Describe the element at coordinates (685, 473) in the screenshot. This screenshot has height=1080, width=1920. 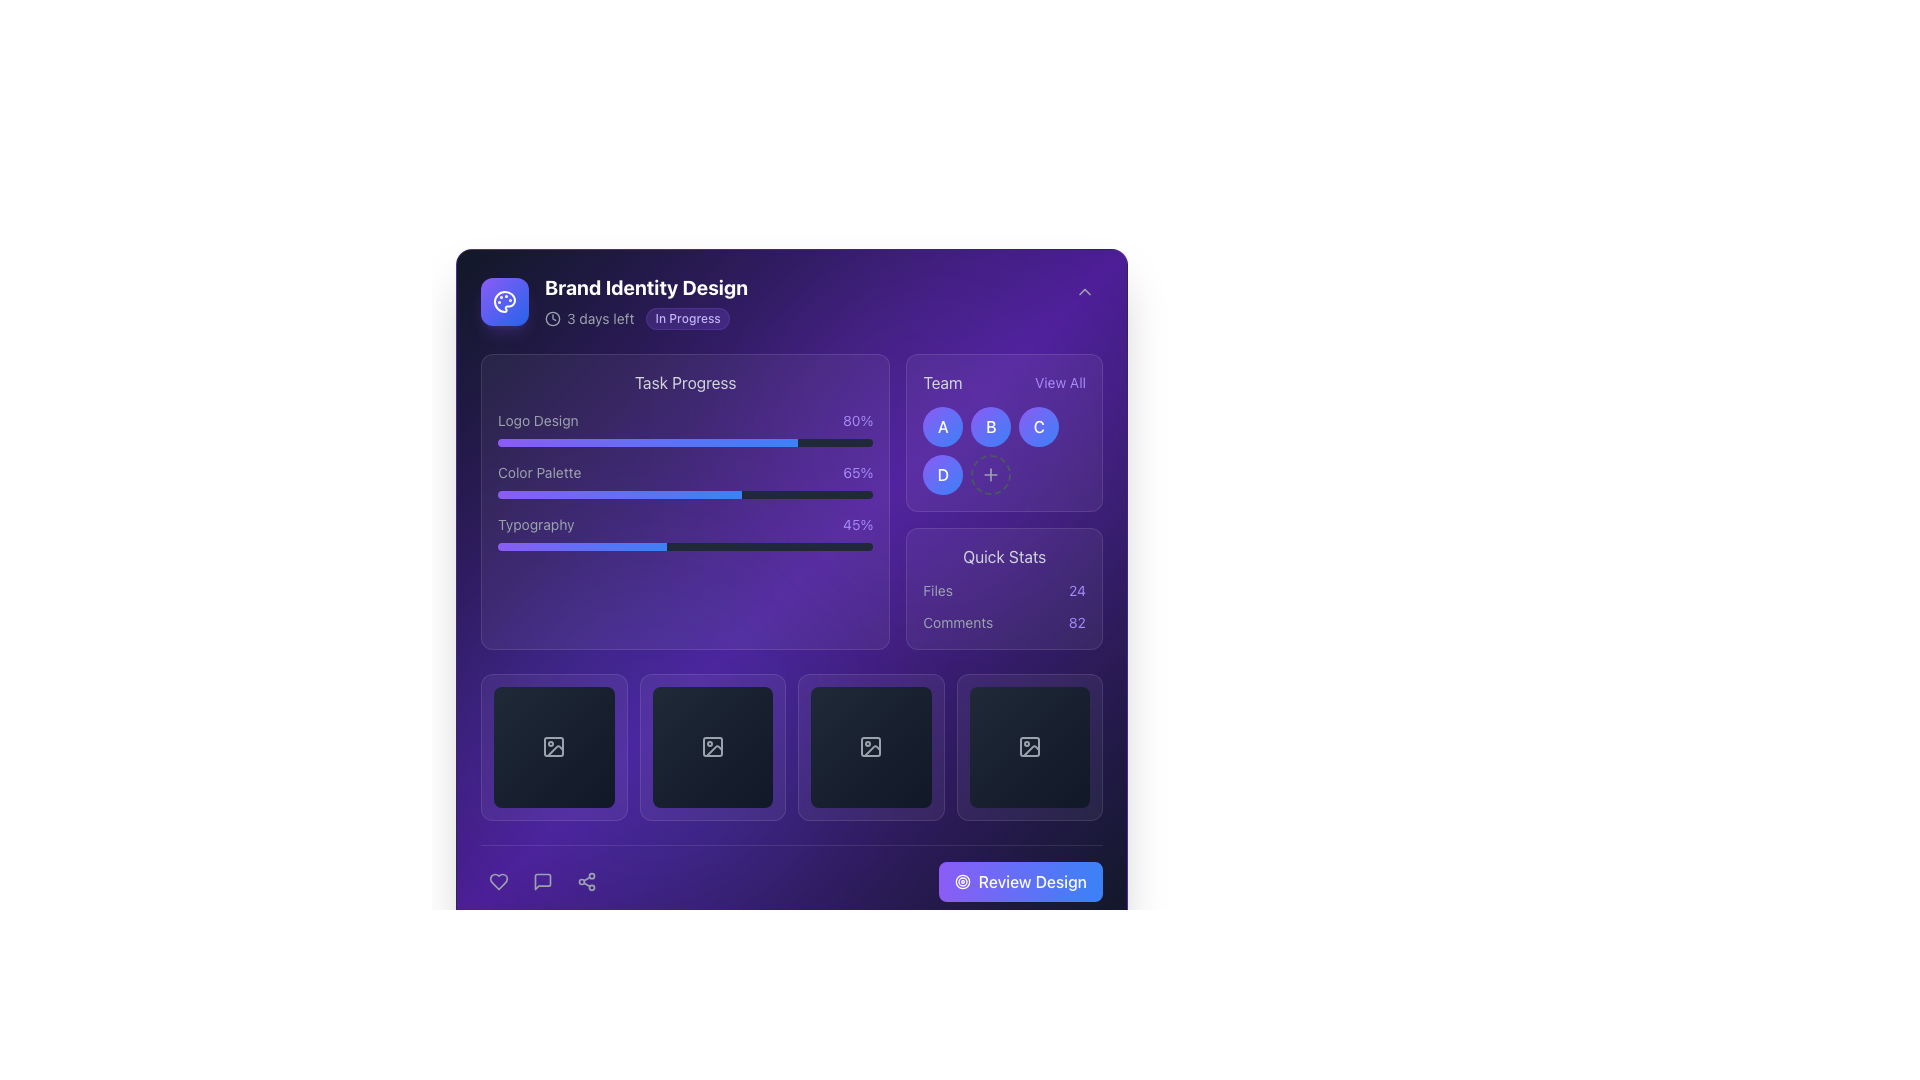
I see `the associated information for the 'Color Palette' text label and its completion percentage of '65%', located in the central 'Task Progress' section of the interface` at that location.